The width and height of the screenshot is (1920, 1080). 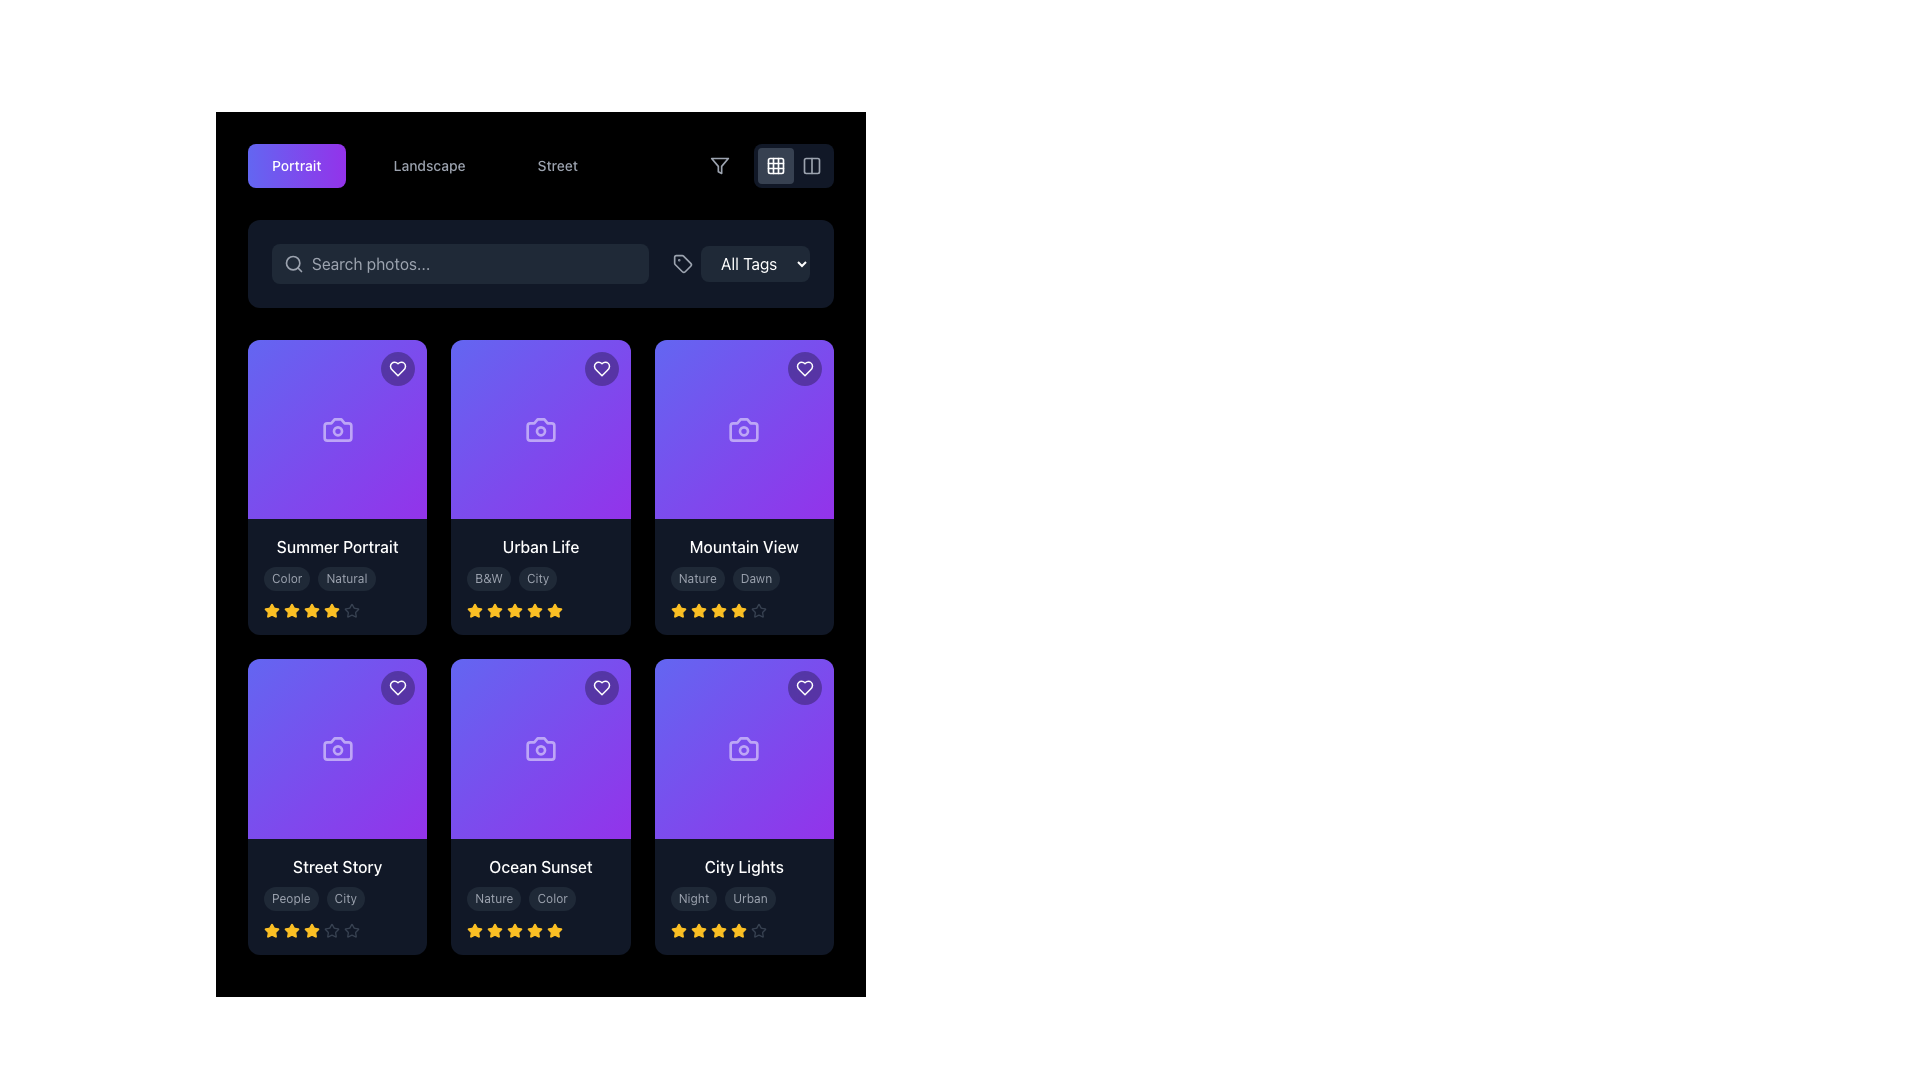 What do you see at coordinates (345, 897) in the screenshot?
I see `text from the label 'City', which is styled with a dark gray background and lighter gray rounded text, located under the card titled 'Street Story' in the lower-left corner of the grid` at bounding box center [345, 897].